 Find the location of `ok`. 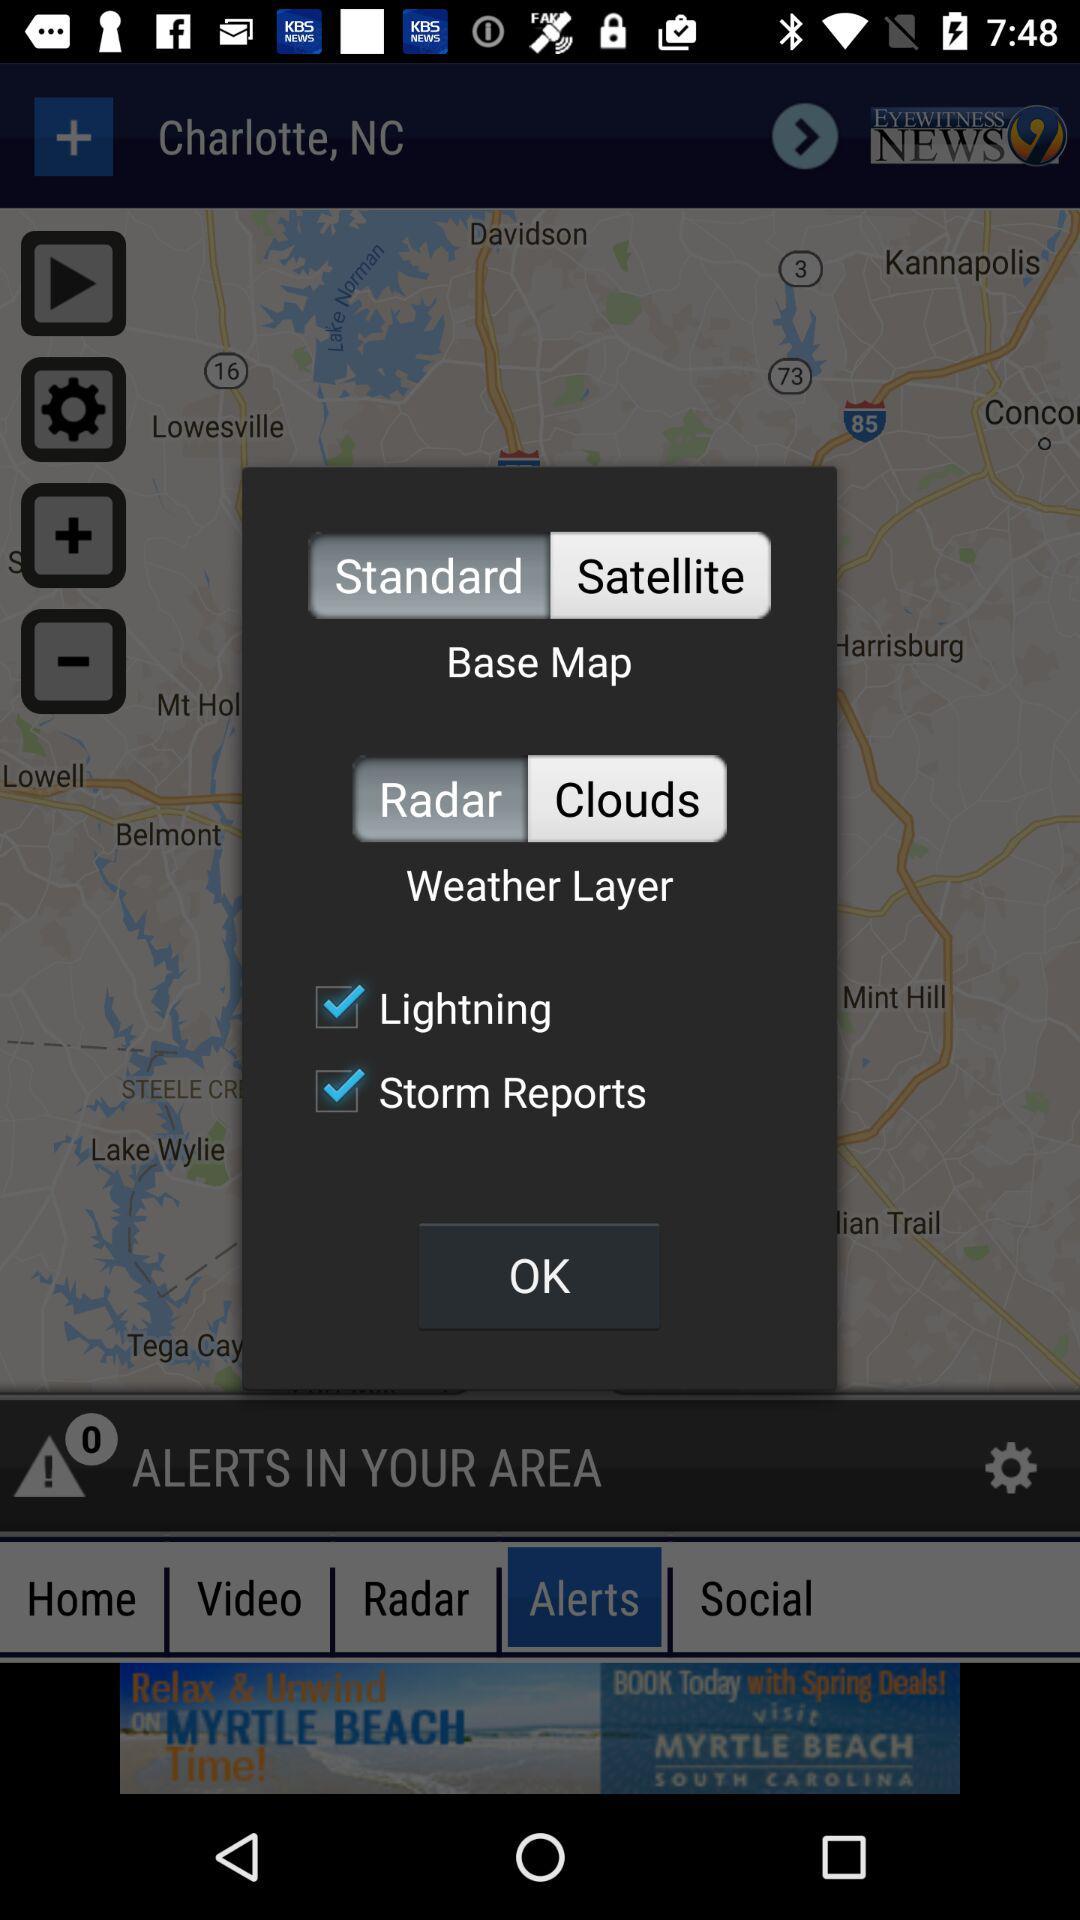

ok is located at coordinates (538, 1274).